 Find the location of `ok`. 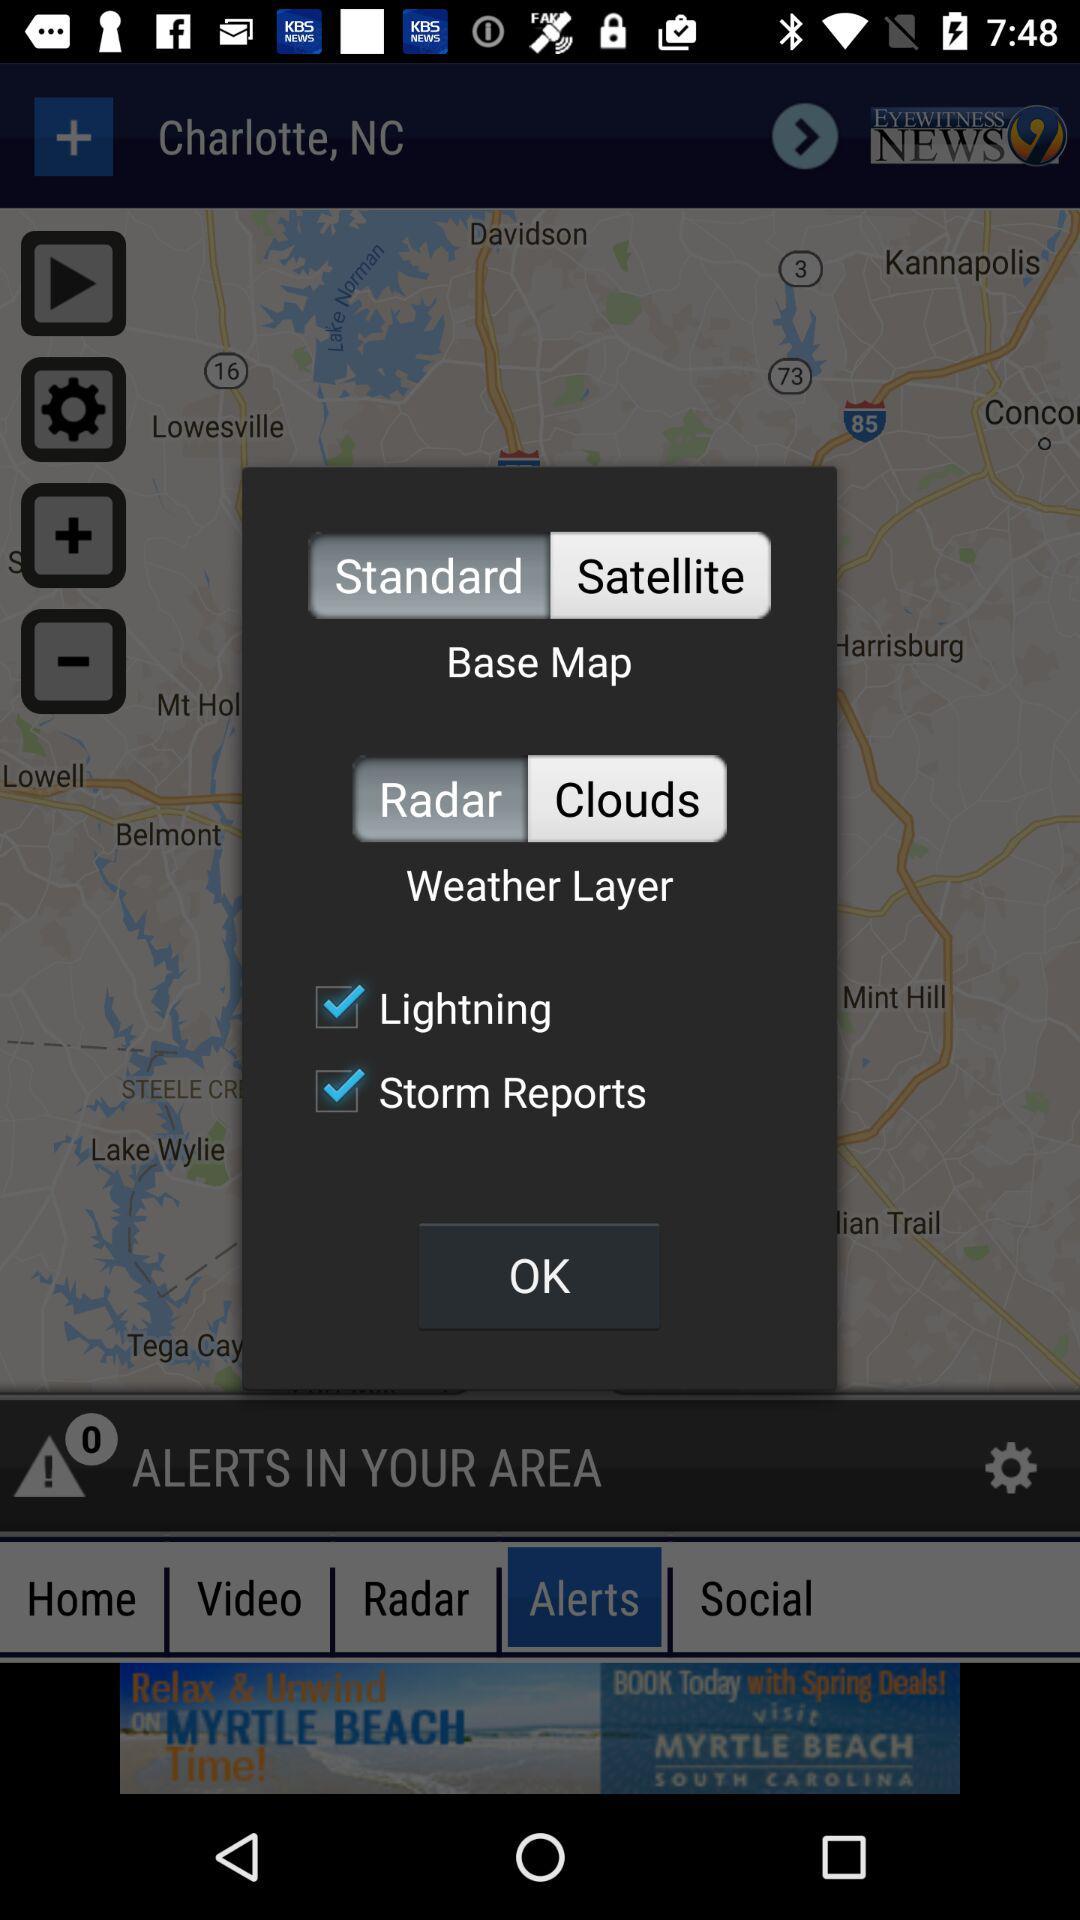

ok is located at coordinates (538, 1274).